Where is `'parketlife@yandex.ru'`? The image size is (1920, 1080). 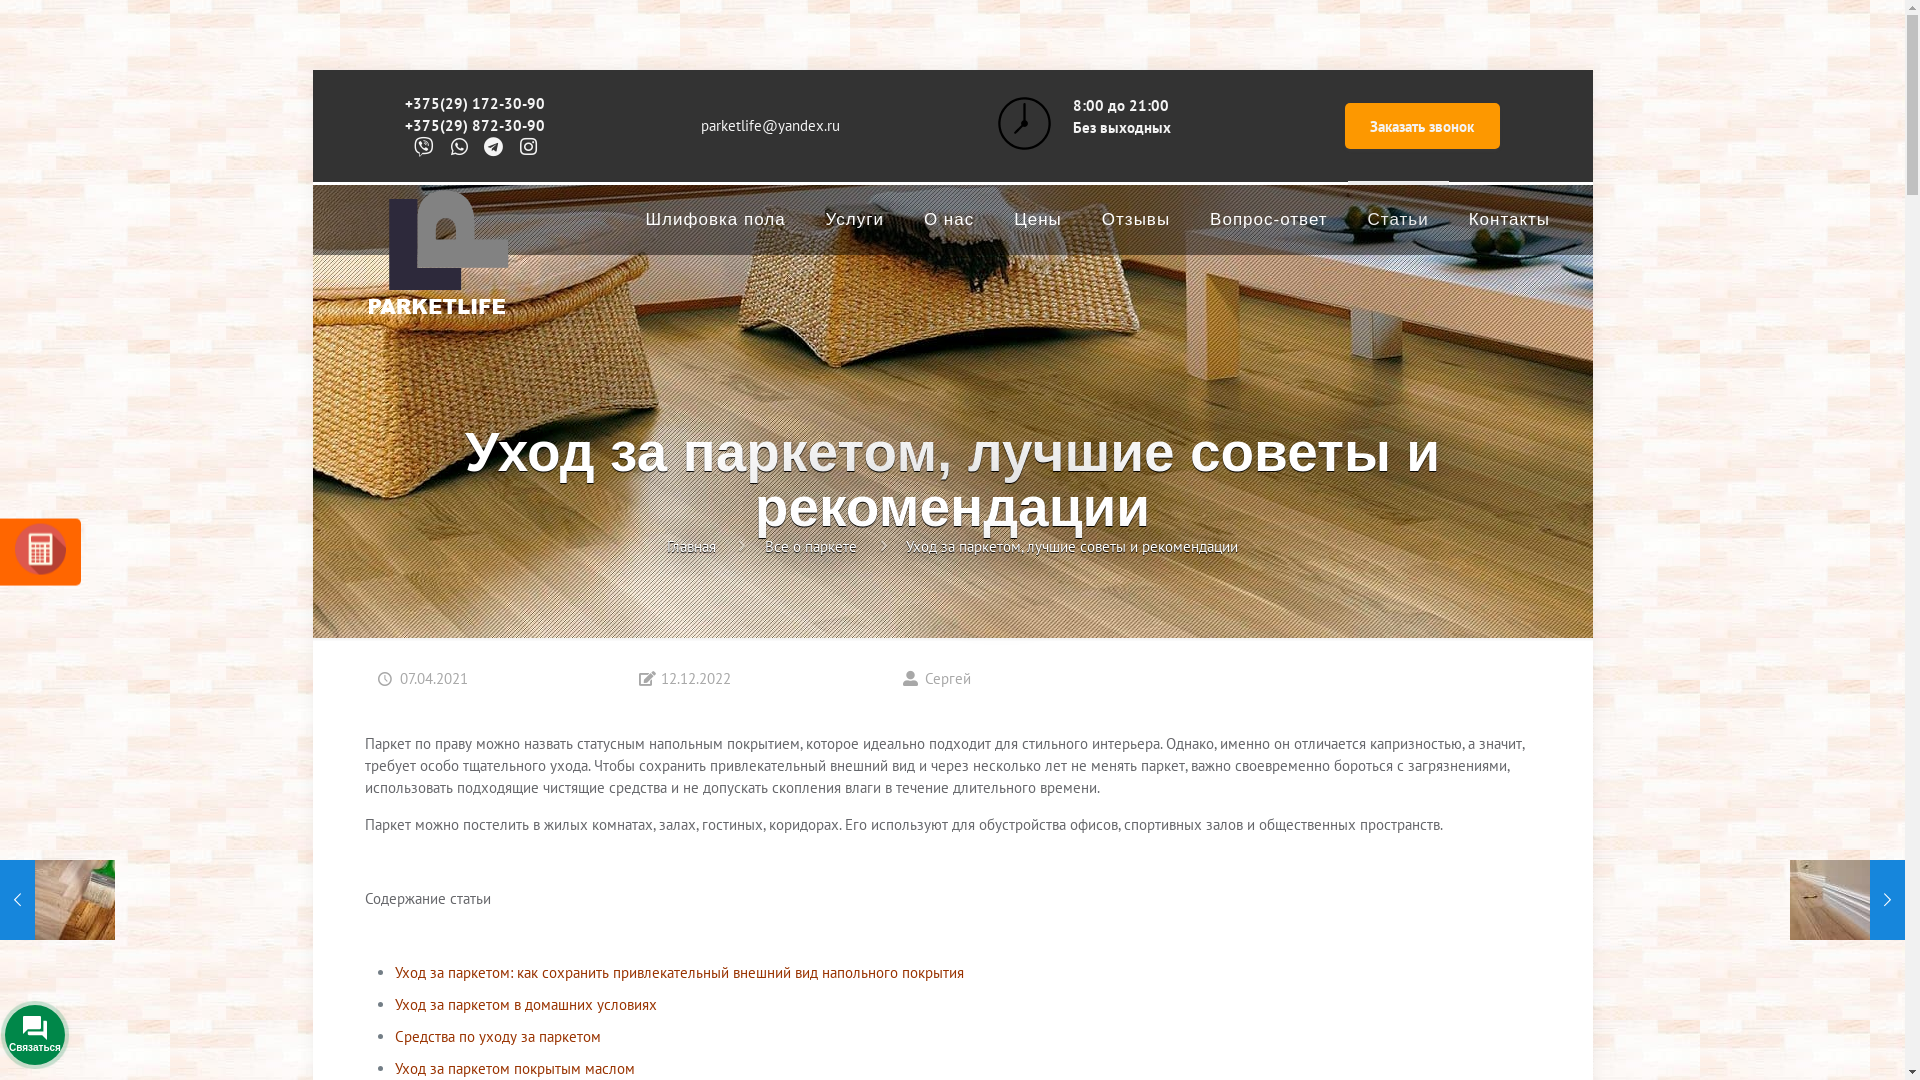
'parketlife@yandex.ru' is located at coordinates (769, 125).